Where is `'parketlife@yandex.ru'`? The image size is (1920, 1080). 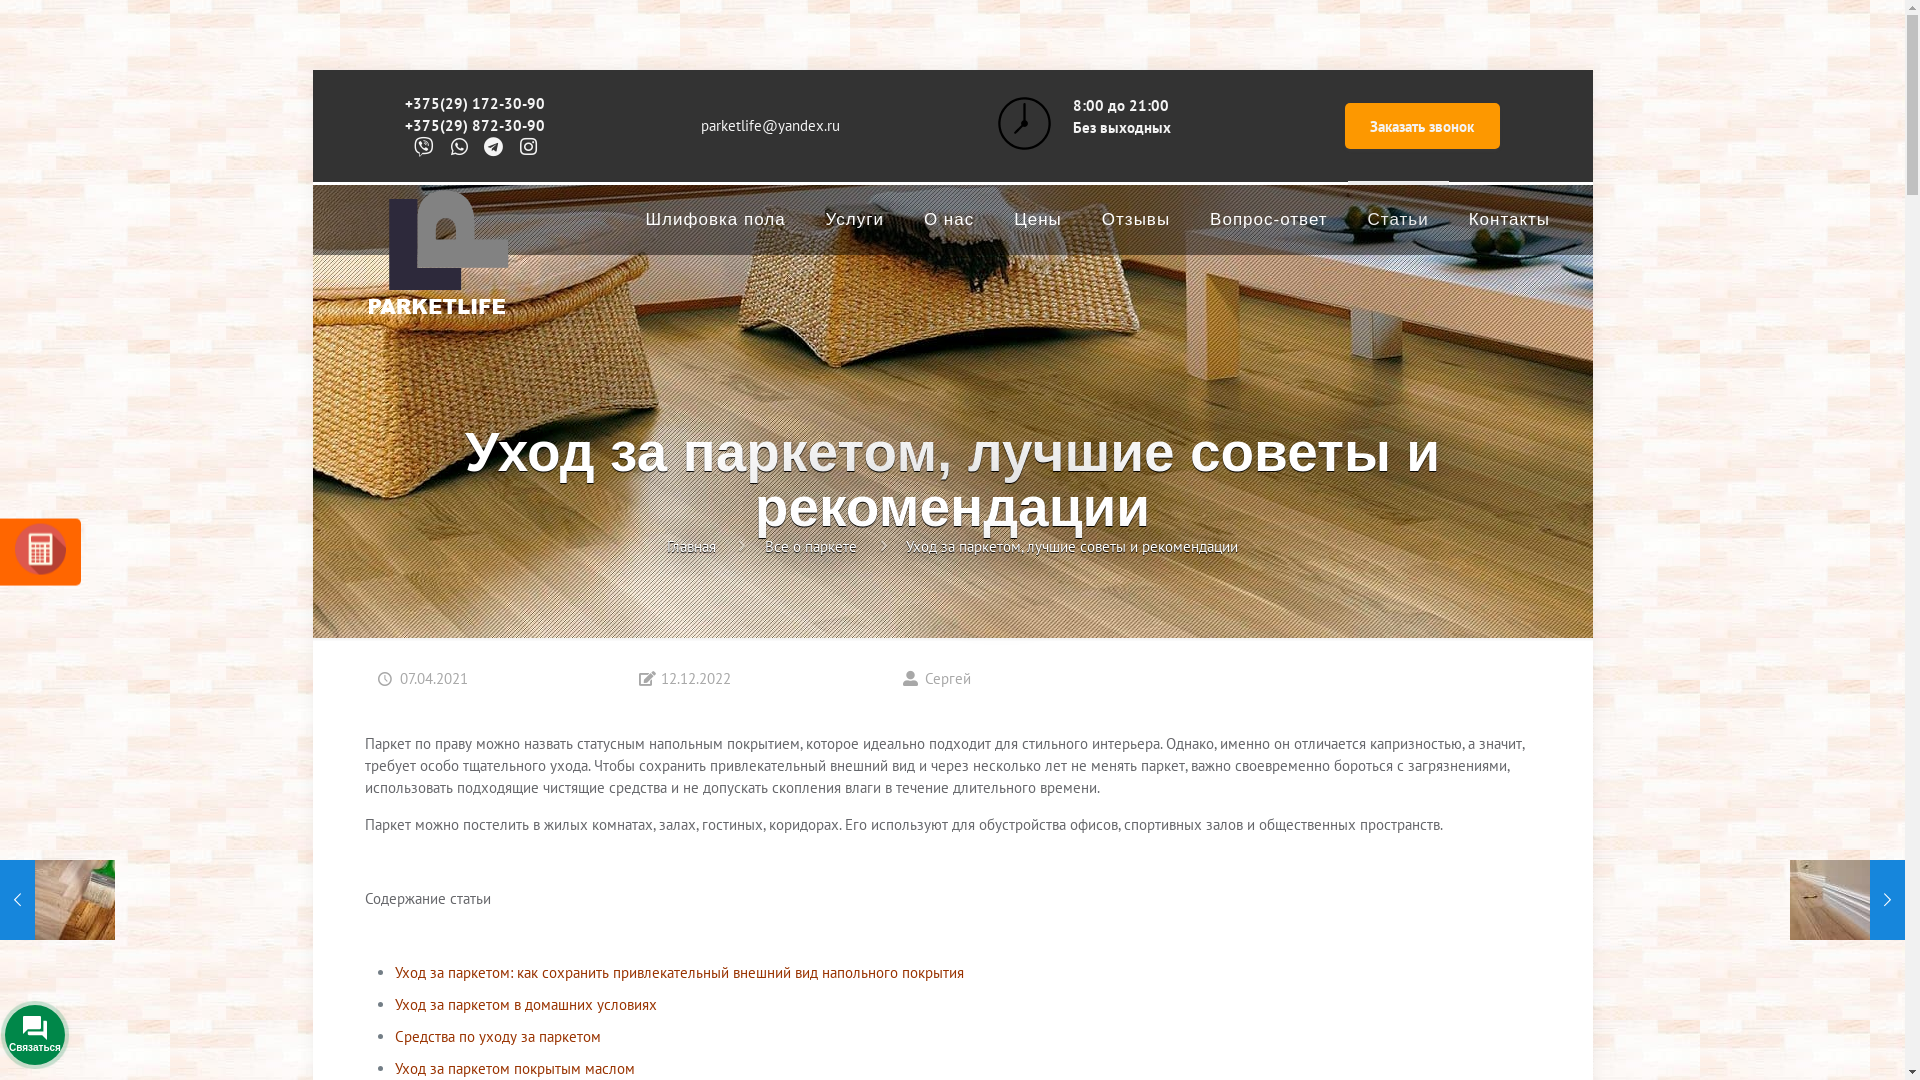
'parketlife@yandex.ru' is located at coordinates (769, 125).